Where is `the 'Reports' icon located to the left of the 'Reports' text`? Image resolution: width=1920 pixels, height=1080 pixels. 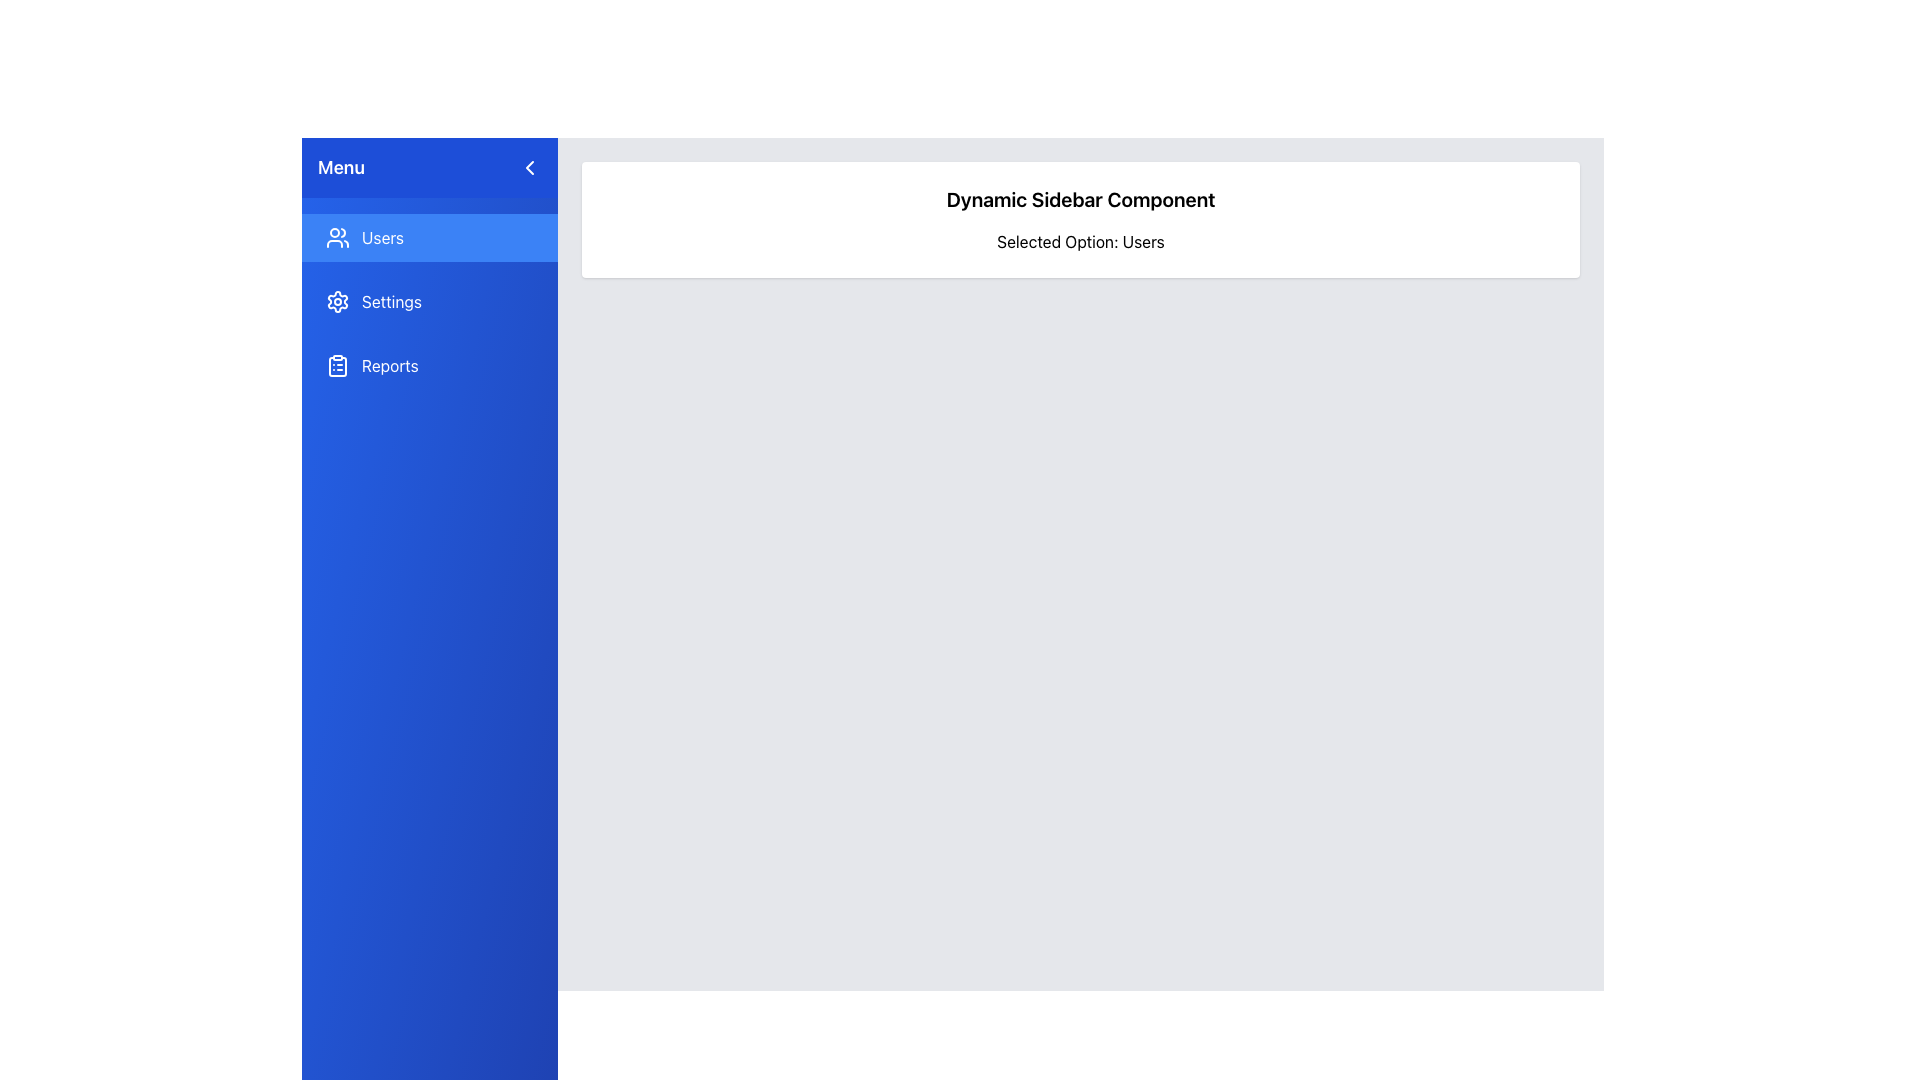 the 'Reports' icon located to the left of the 'Reports' text is located at coordinates (337, 366).